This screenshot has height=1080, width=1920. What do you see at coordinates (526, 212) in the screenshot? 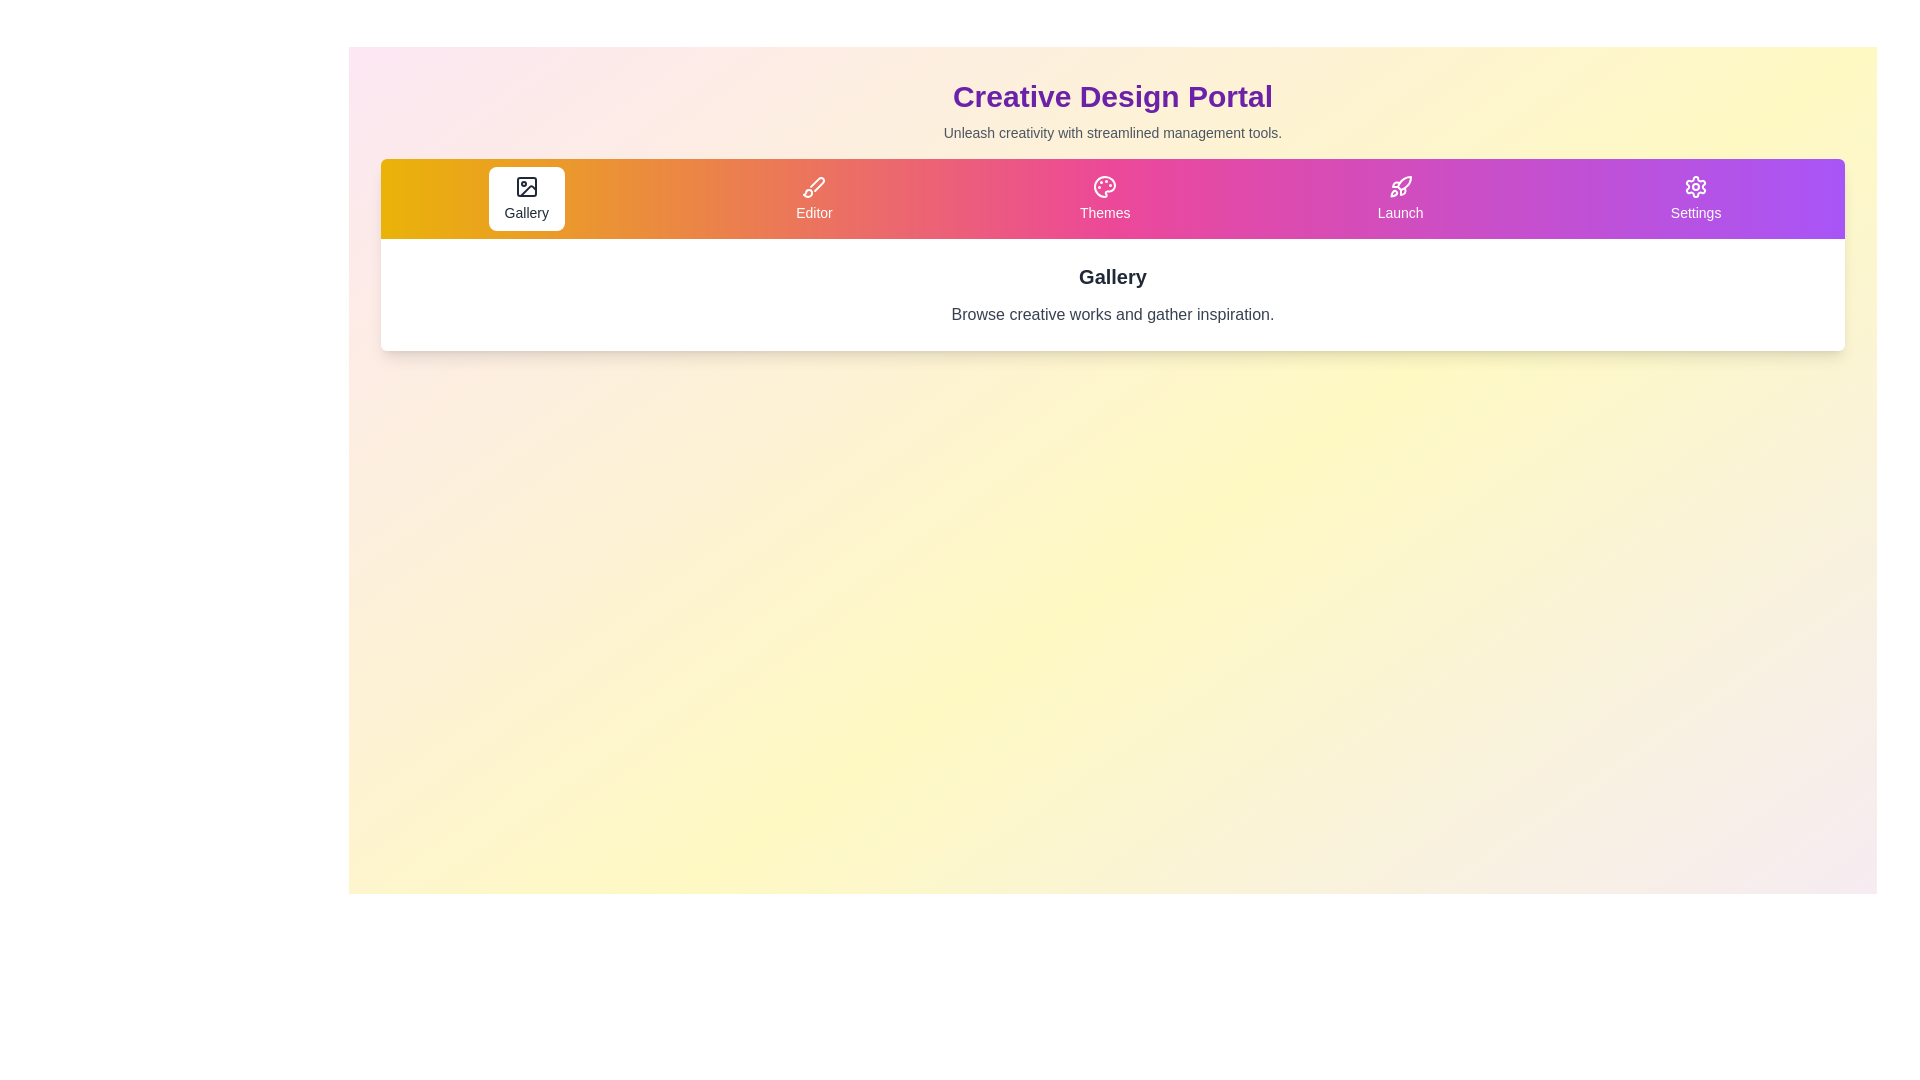
I see `descriptive text label for the 'Gallery' section located centrally below the image icon in the orange section of the top bar` at bounding box center [526, 212].